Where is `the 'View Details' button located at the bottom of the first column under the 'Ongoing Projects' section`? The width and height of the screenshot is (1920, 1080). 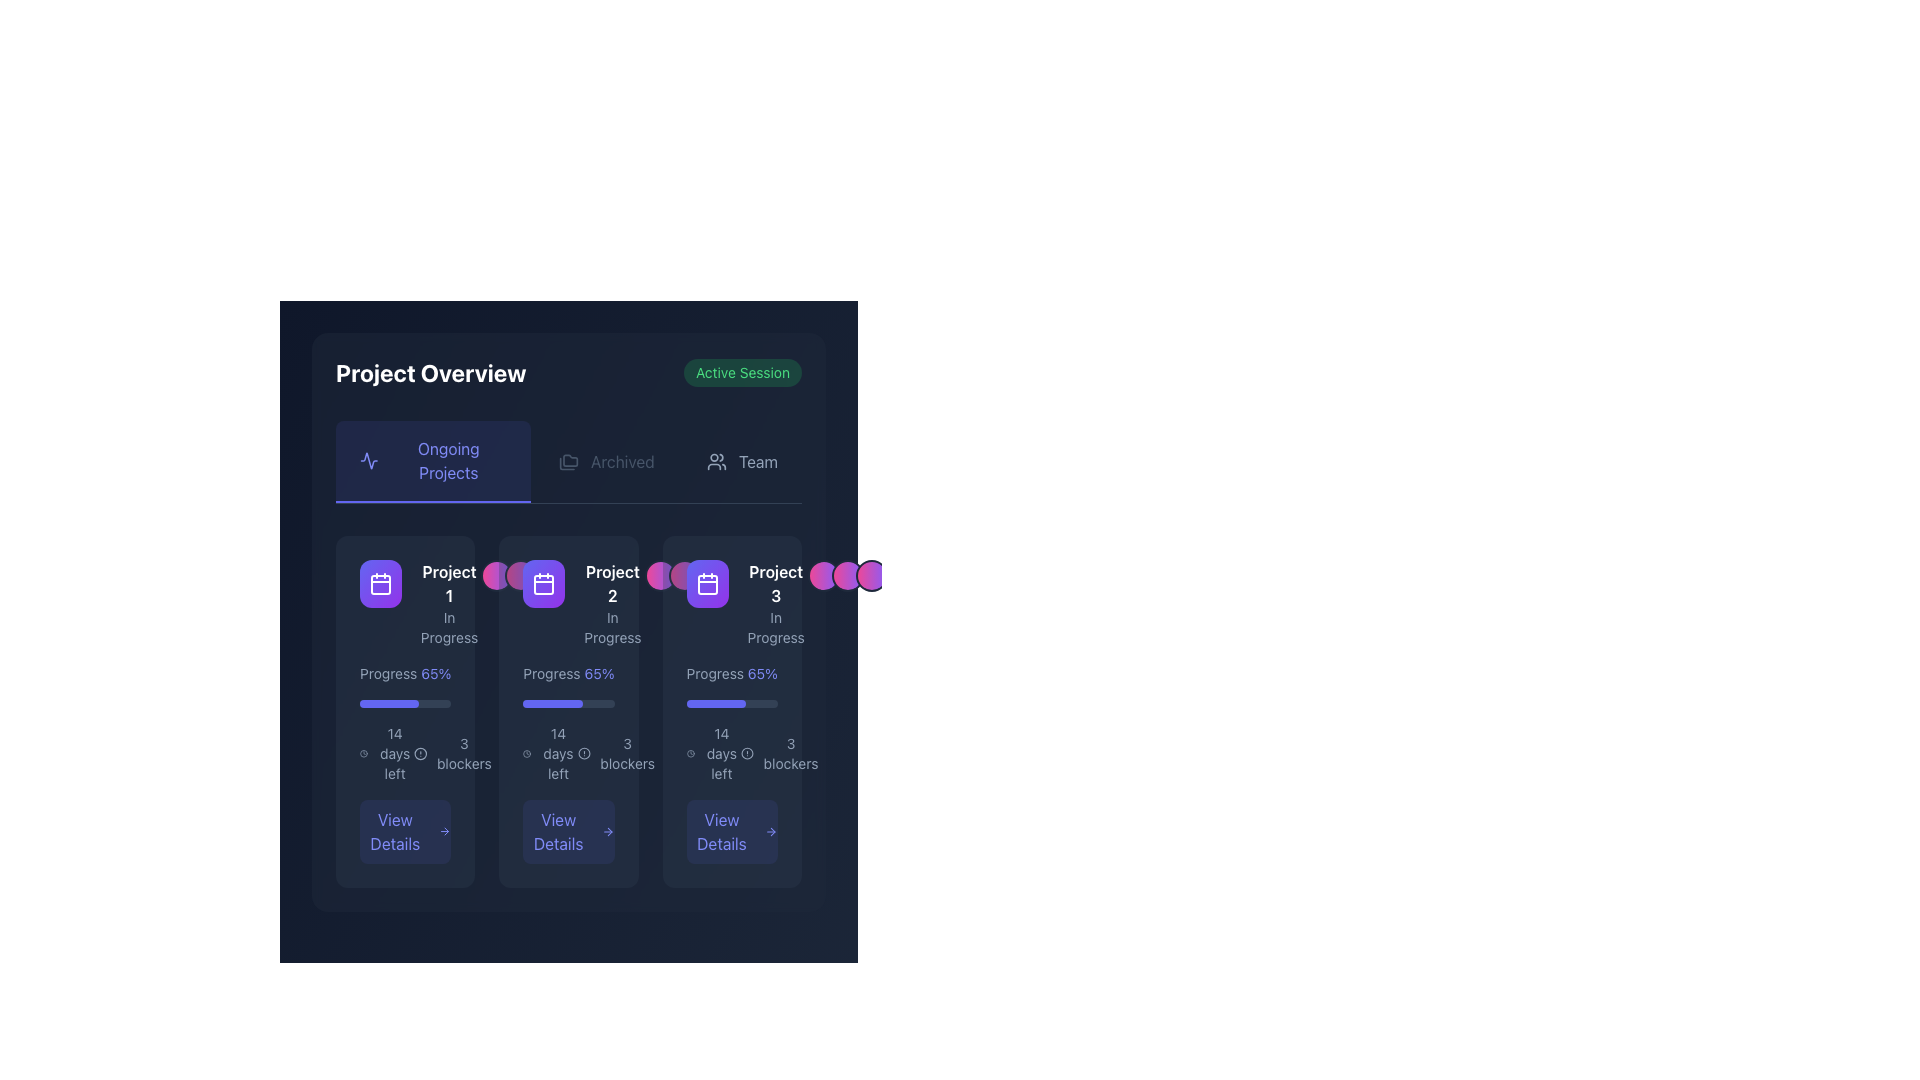 the 'View Details' button located at the bottom of the first column under the 'Ongoing Projects' section is located at coordinates (404, 832).